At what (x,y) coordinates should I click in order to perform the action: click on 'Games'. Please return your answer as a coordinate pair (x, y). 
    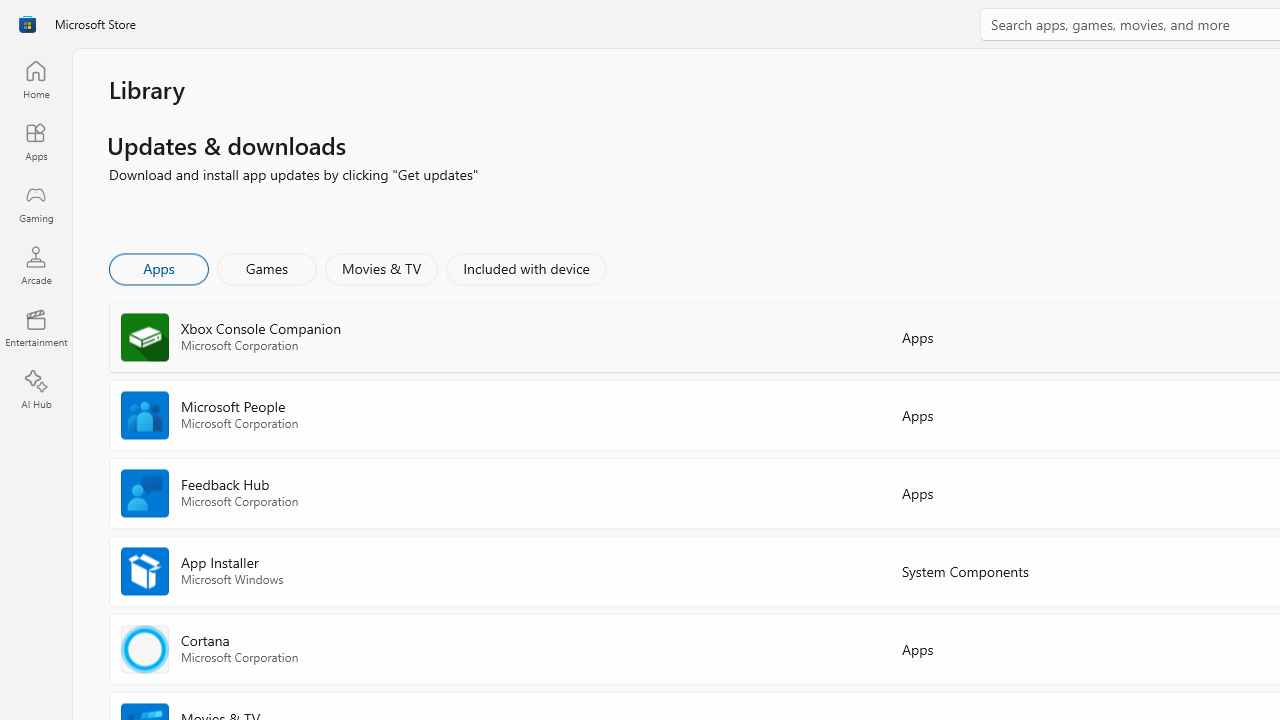
    Looking at the image, I should click on (266, 267).